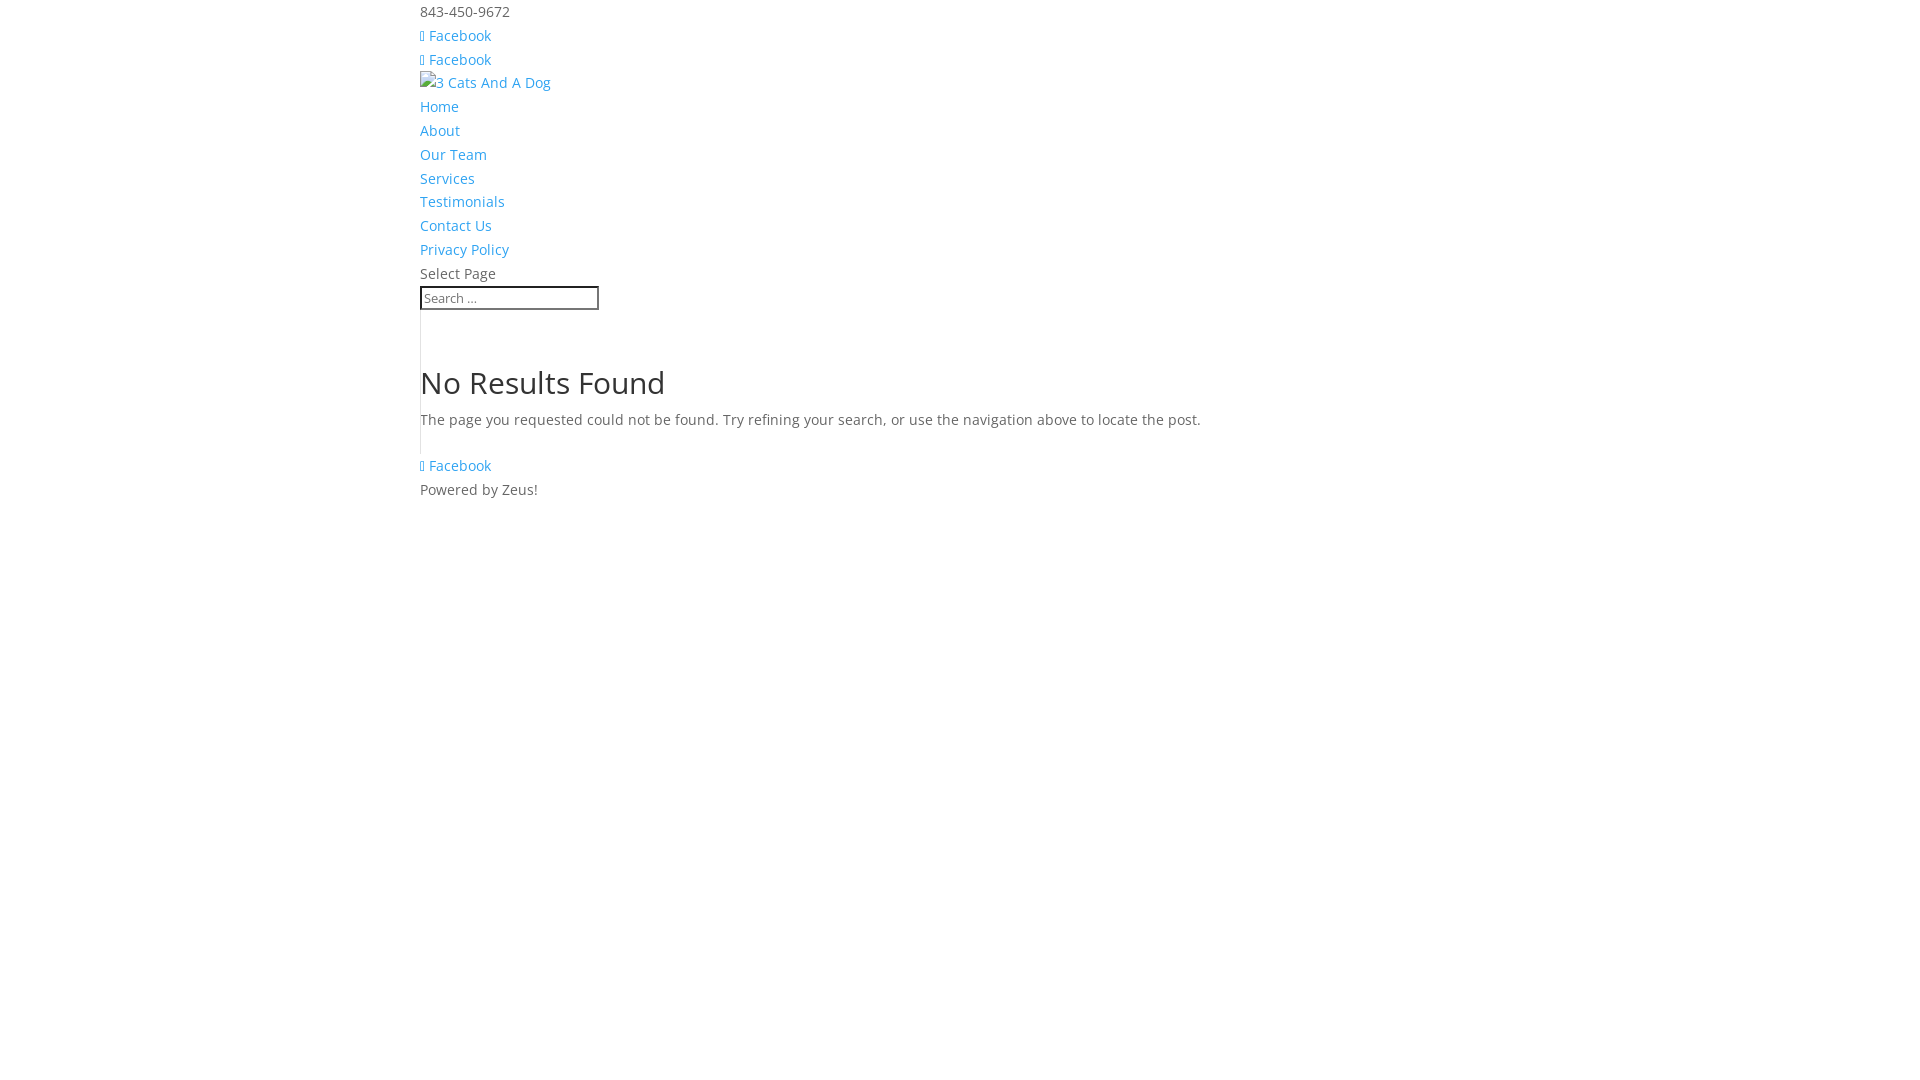 The image size is (1920, 1080). What do you see at coordinates (463, 248) in the screenshot?
I see `'Privacy Policy'` at bounding box center [463, 248].